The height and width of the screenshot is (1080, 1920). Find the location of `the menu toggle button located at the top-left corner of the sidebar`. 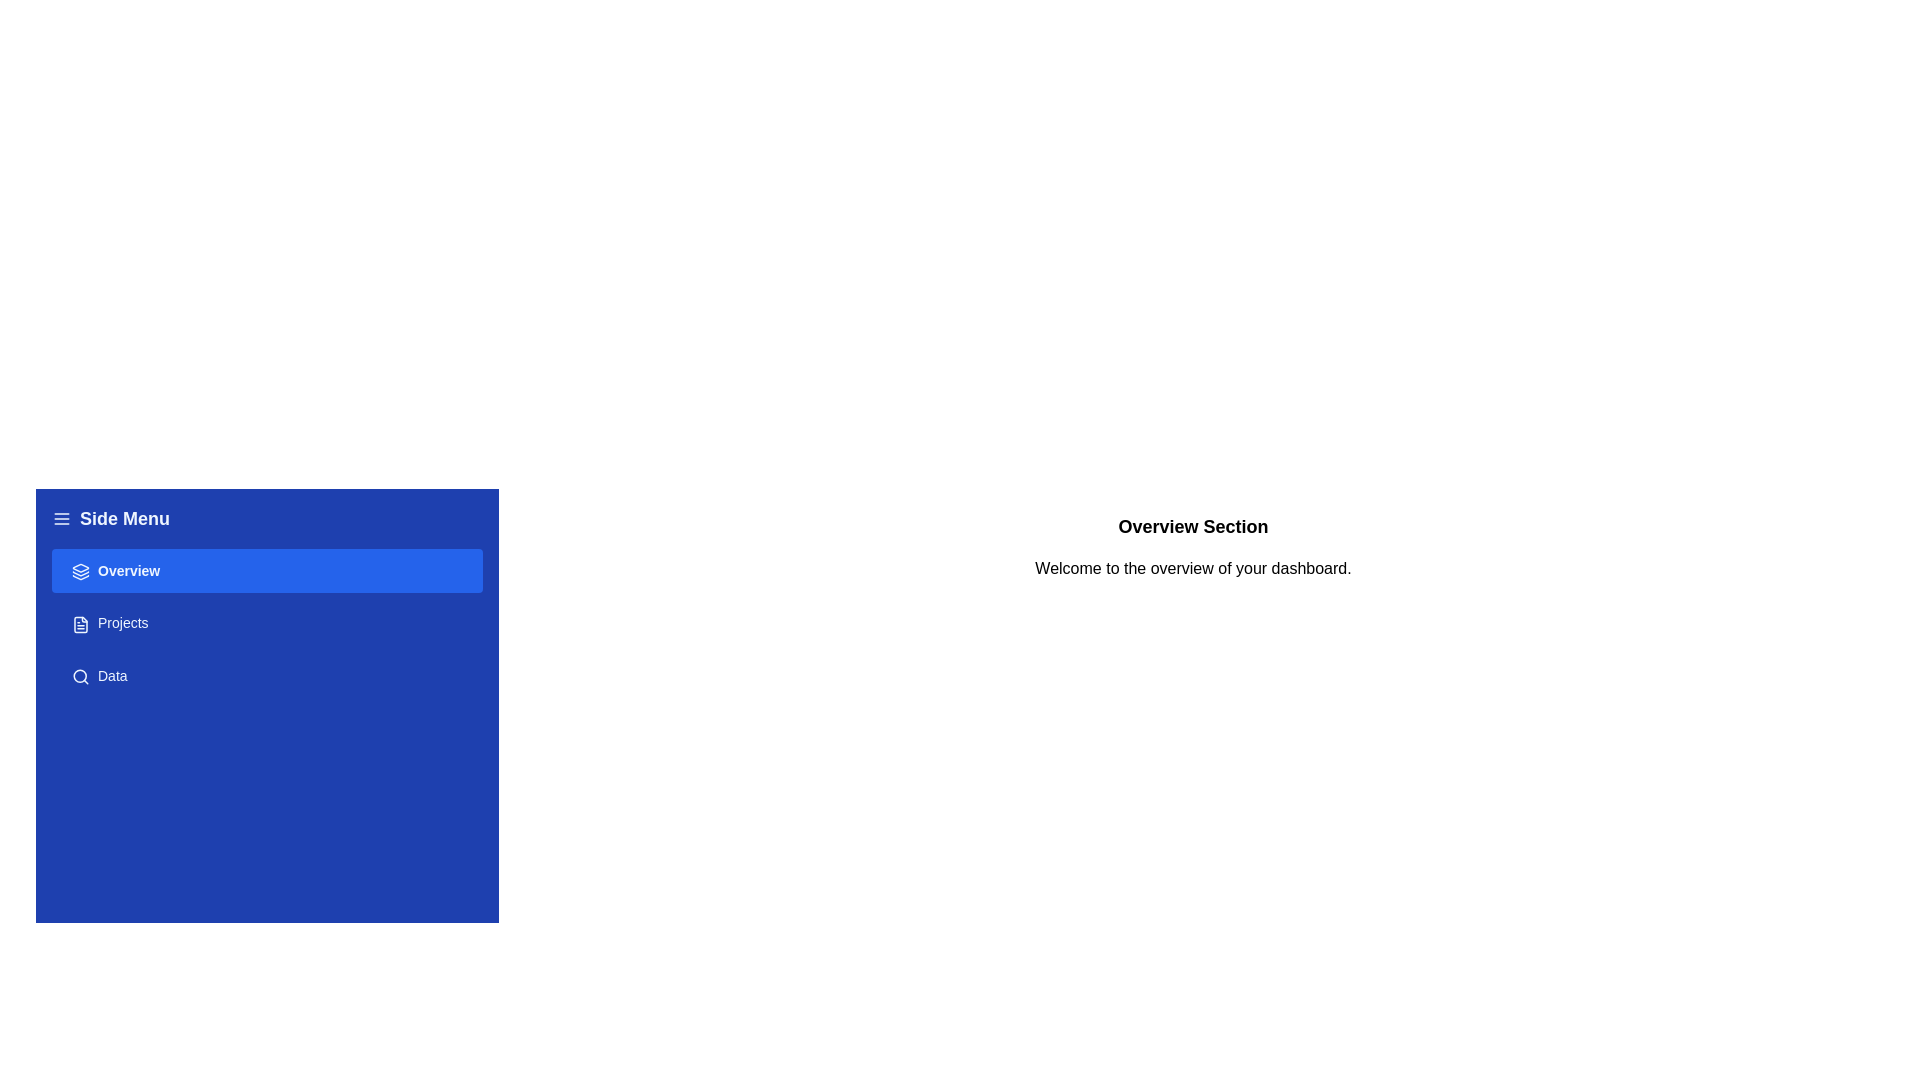

the menu toggle button located at the top-left corner of the sidebar is located at coordinates (62, 518).